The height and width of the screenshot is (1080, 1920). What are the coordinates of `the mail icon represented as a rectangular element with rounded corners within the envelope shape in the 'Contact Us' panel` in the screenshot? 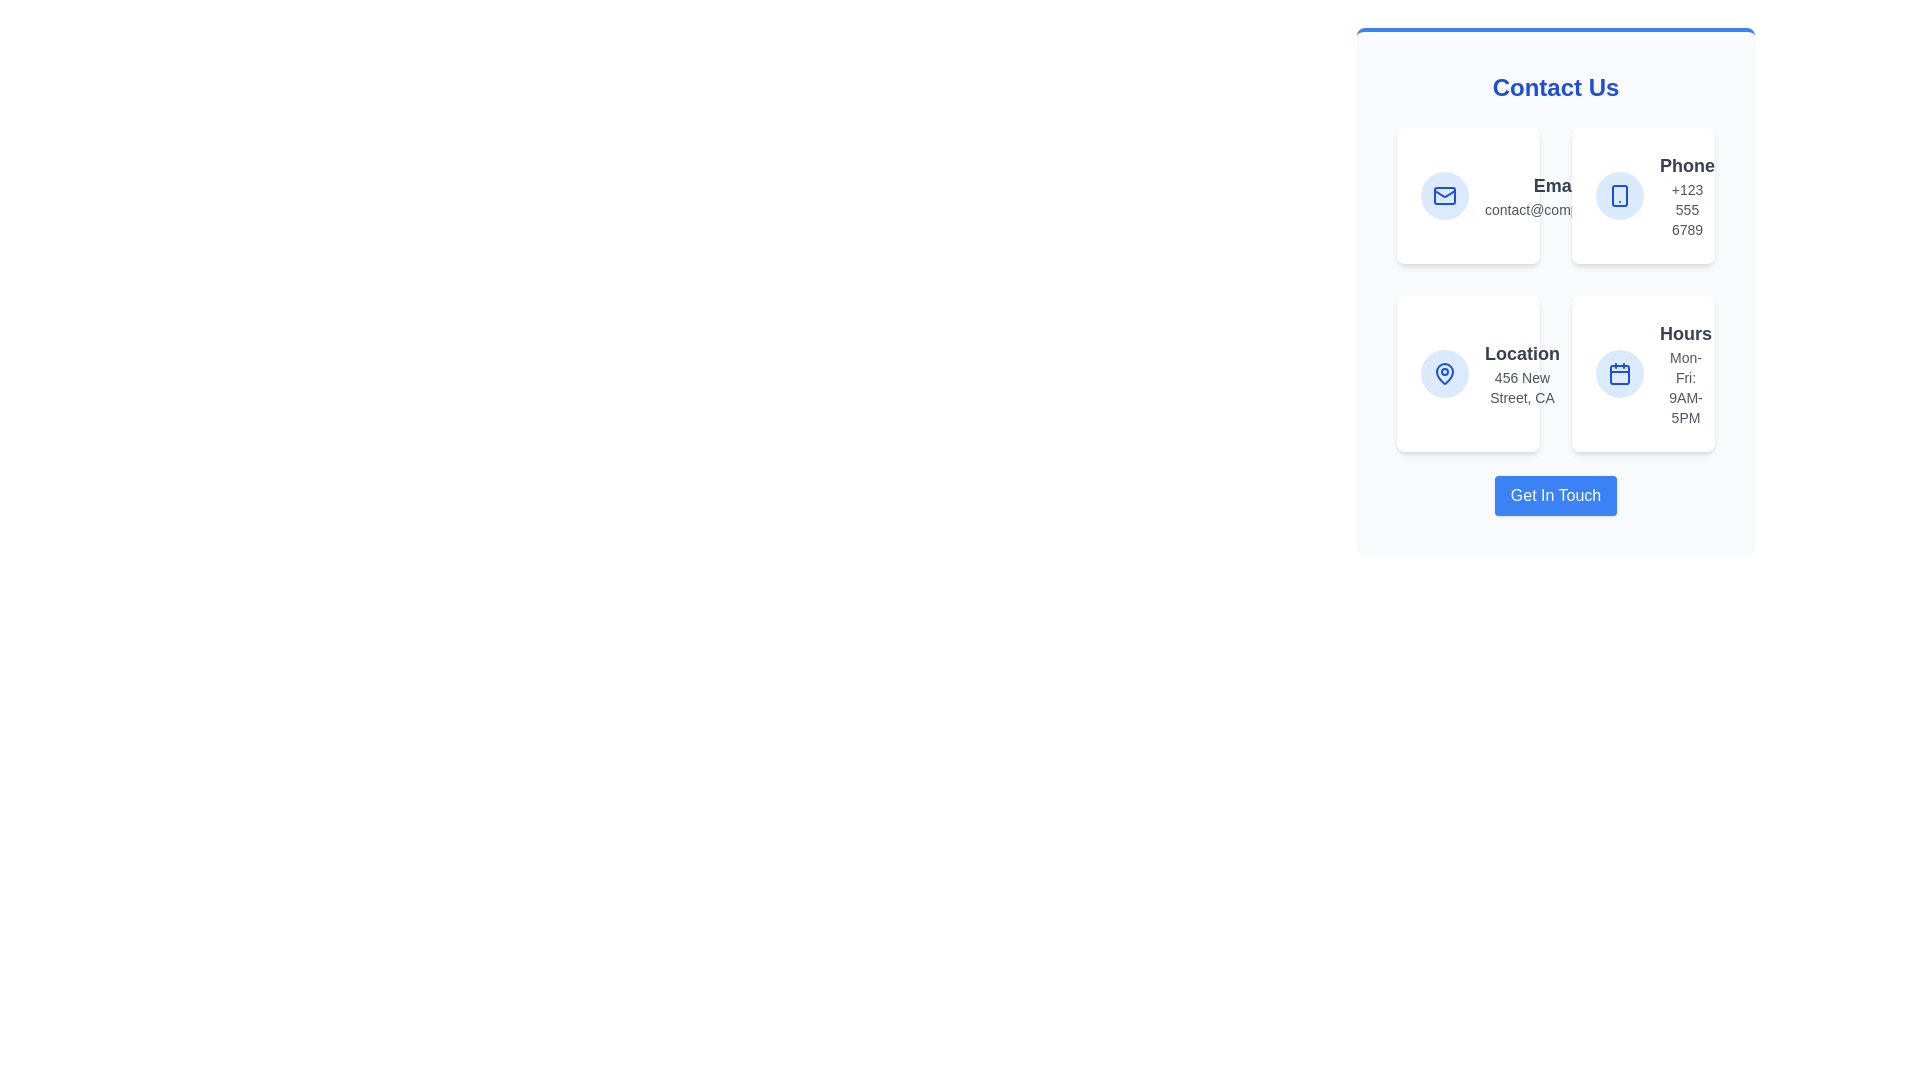 It's located at (1444, 196).